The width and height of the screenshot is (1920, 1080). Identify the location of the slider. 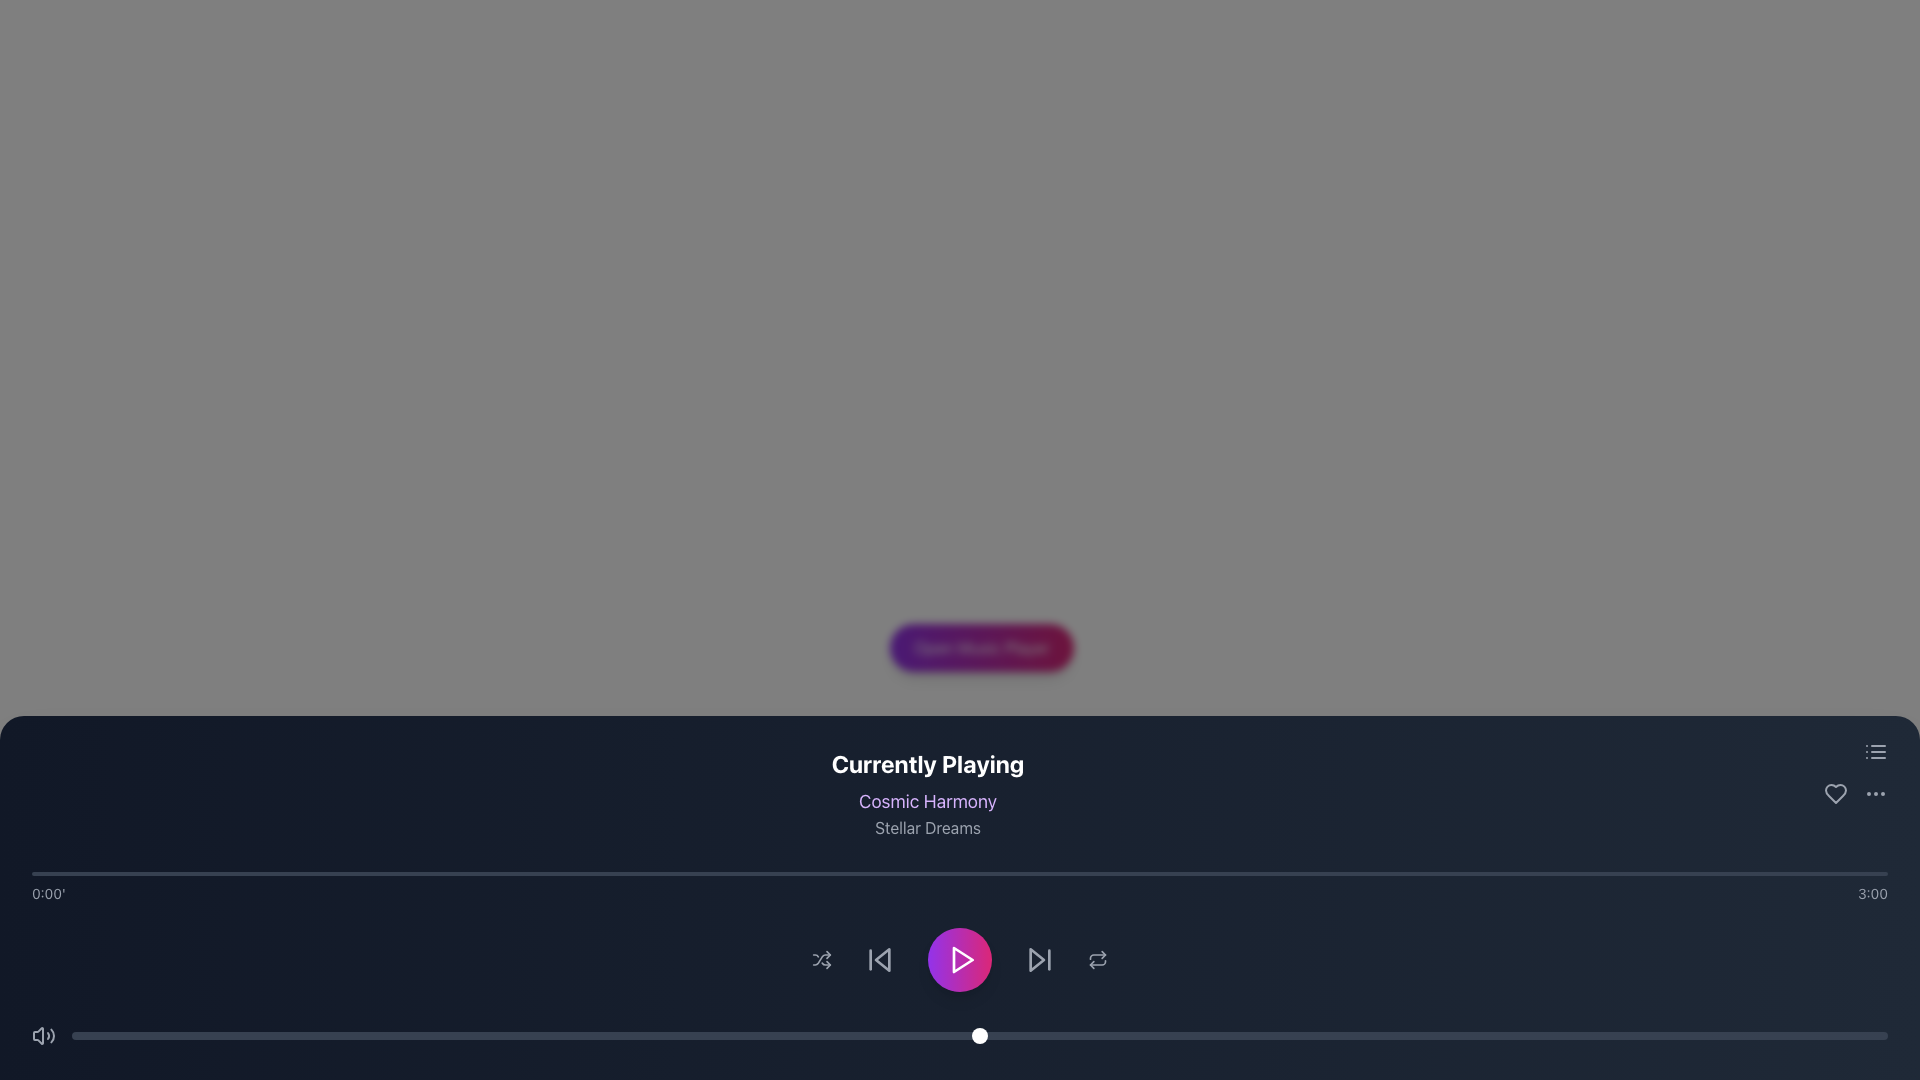
(72, 1035).